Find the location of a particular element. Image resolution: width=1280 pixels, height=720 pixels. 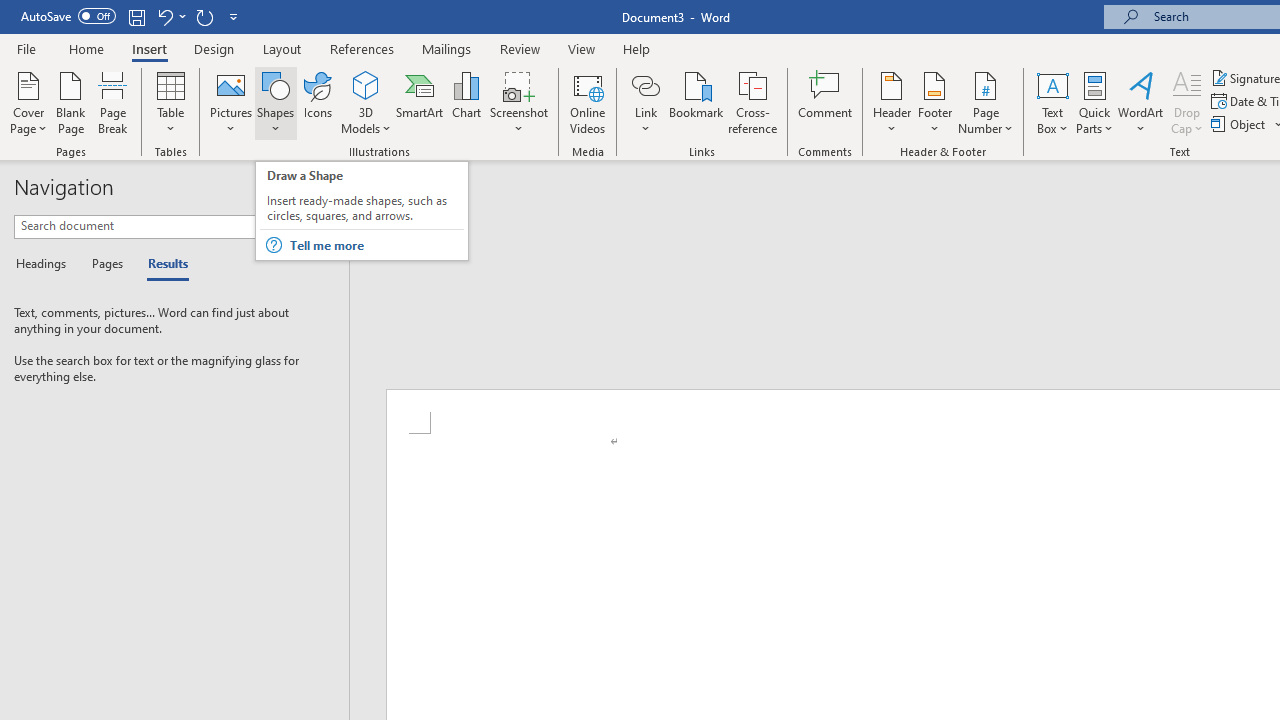

'Undo New Page' is located at coordinates (170, 16).